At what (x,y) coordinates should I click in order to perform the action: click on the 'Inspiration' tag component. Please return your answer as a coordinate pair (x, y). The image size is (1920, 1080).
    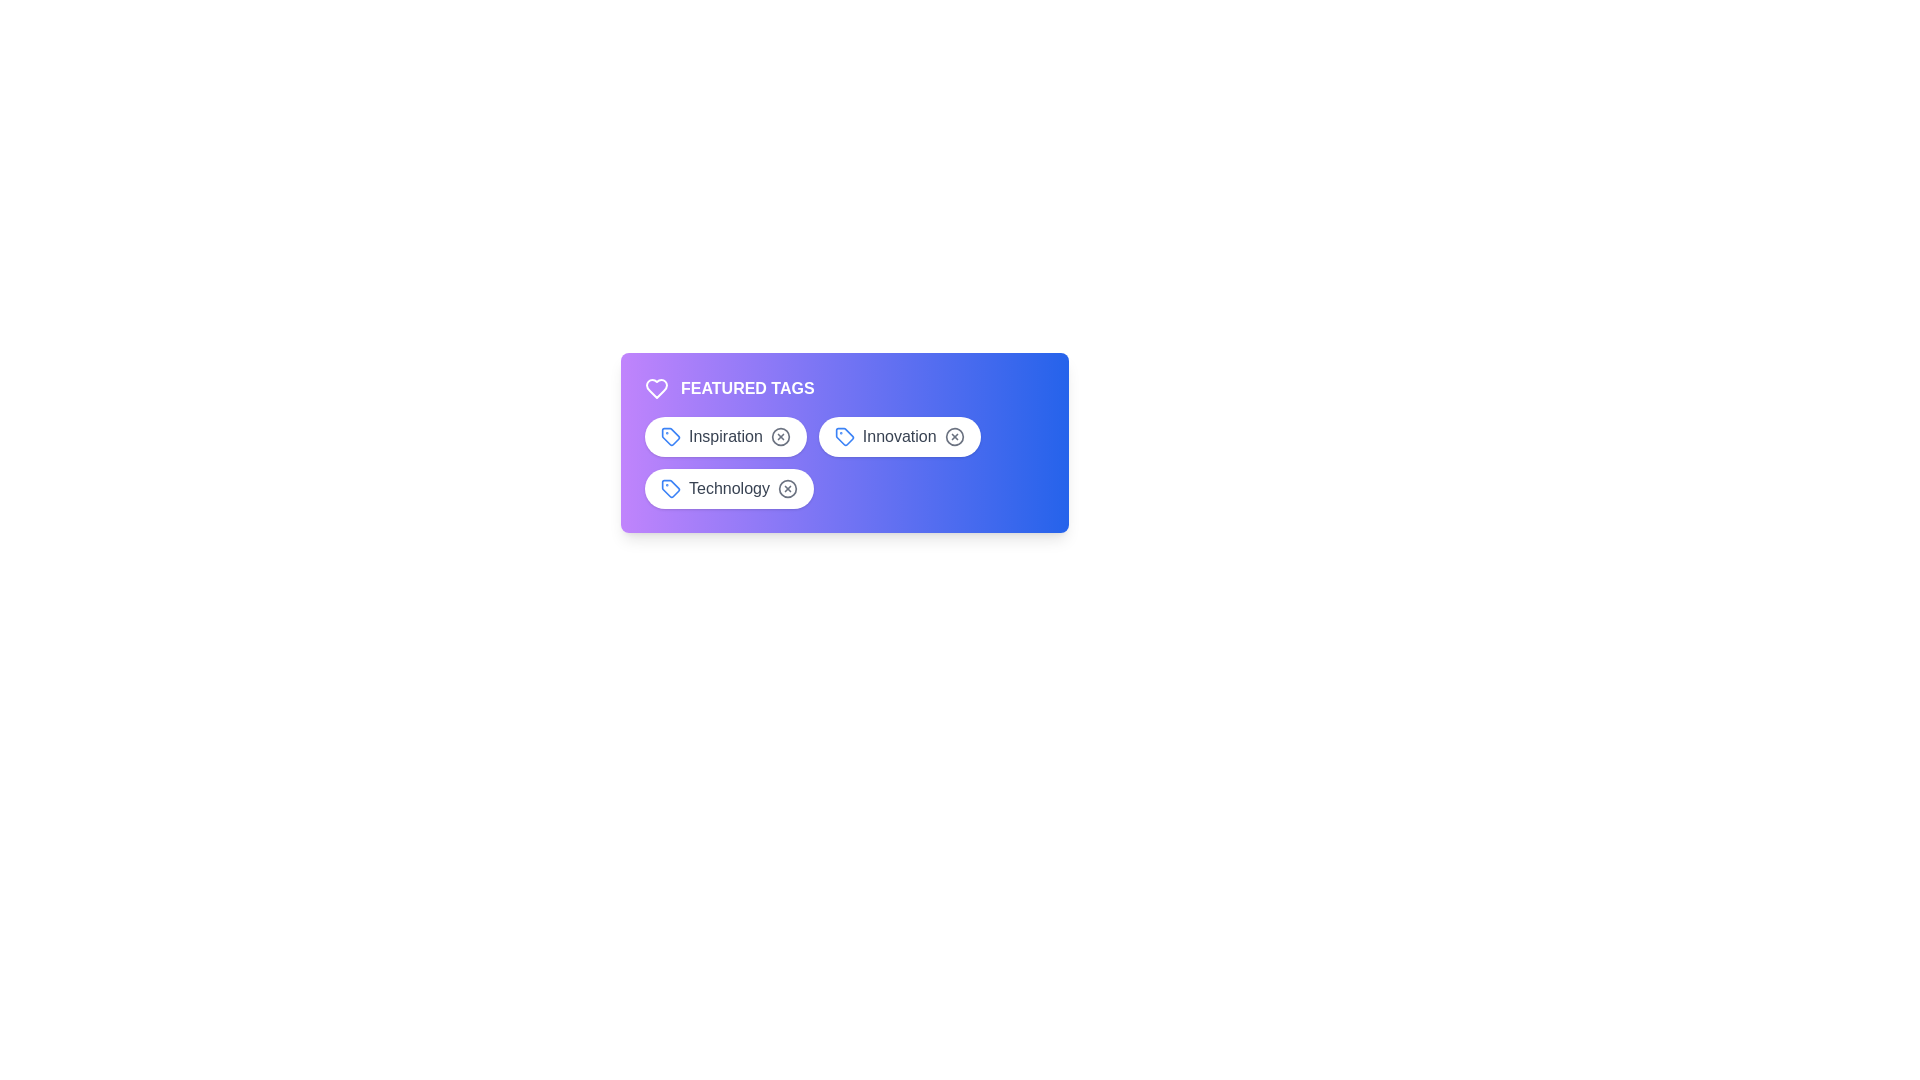
    Looking at the image, I should click on (724, 435).